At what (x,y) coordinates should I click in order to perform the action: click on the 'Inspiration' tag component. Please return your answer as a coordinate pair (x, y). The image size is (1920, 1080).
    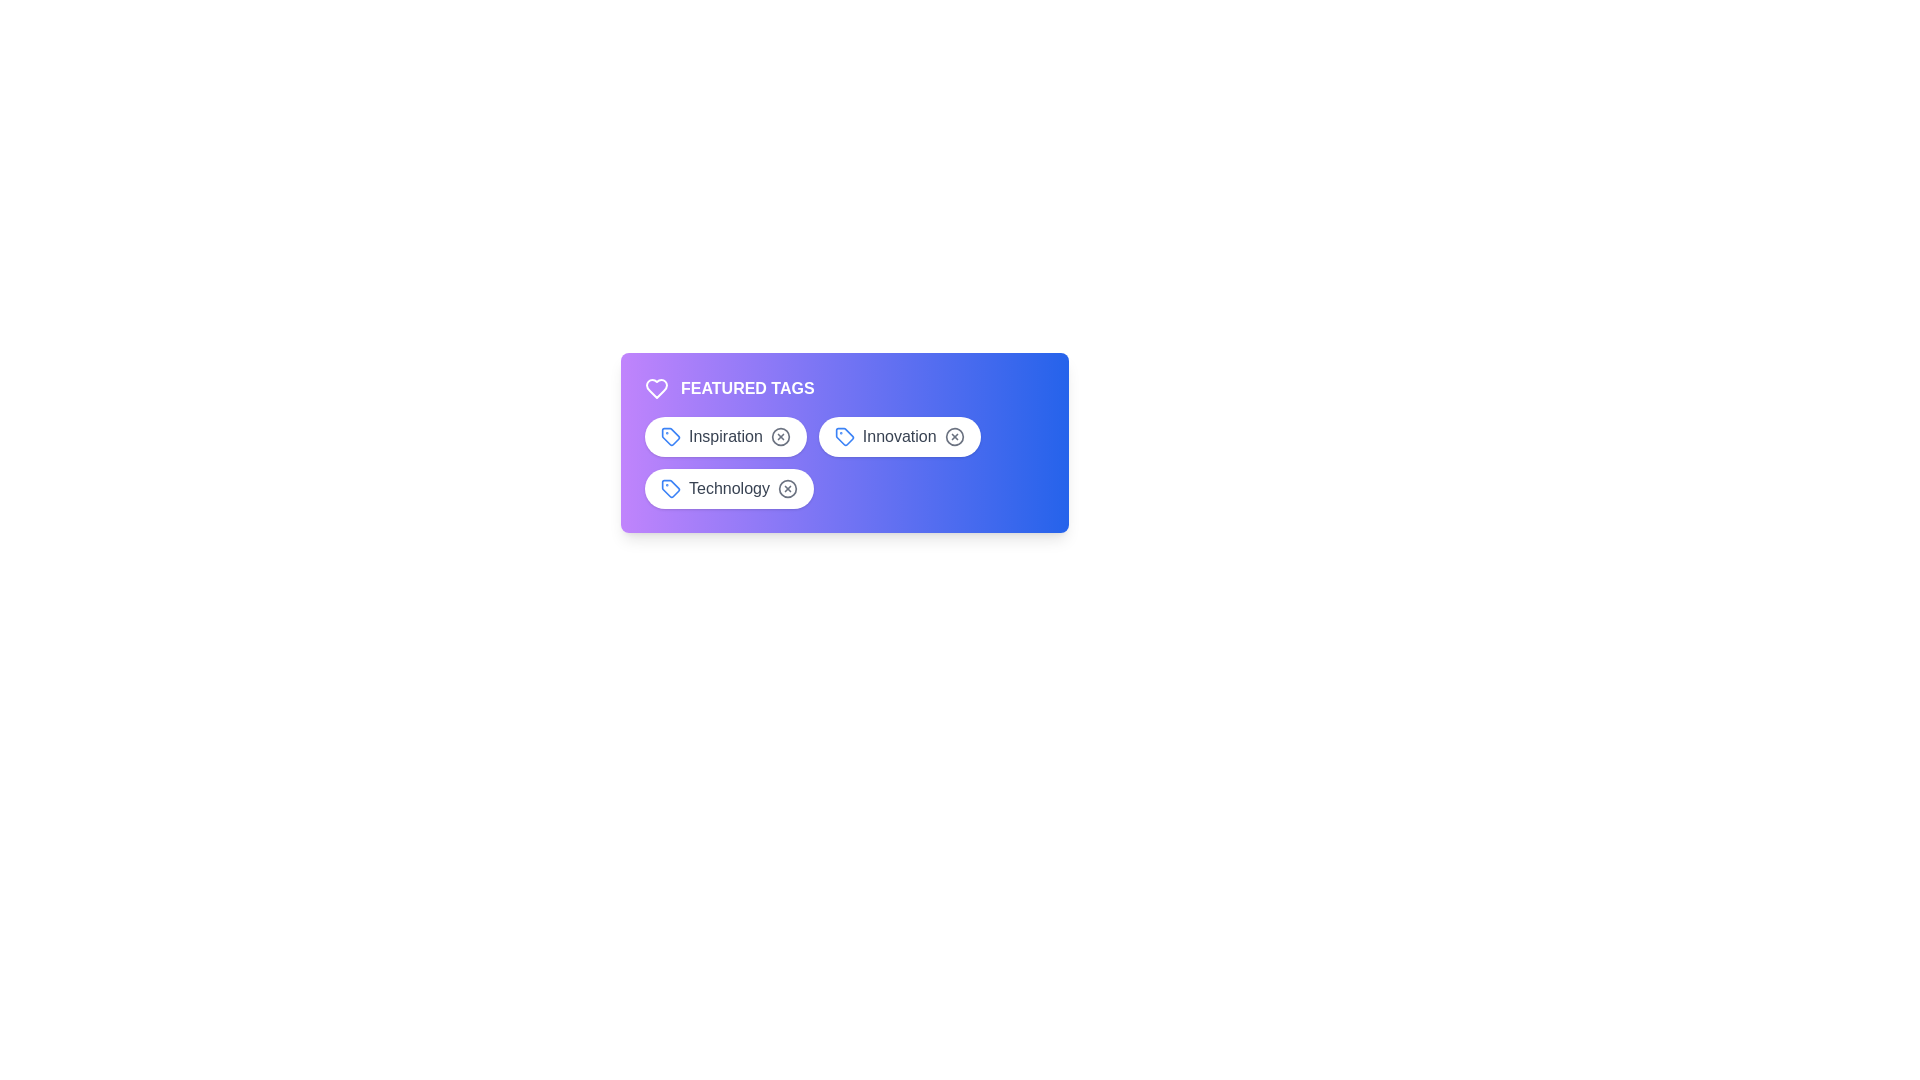
    Looking at the image, I should click on (724, 435).